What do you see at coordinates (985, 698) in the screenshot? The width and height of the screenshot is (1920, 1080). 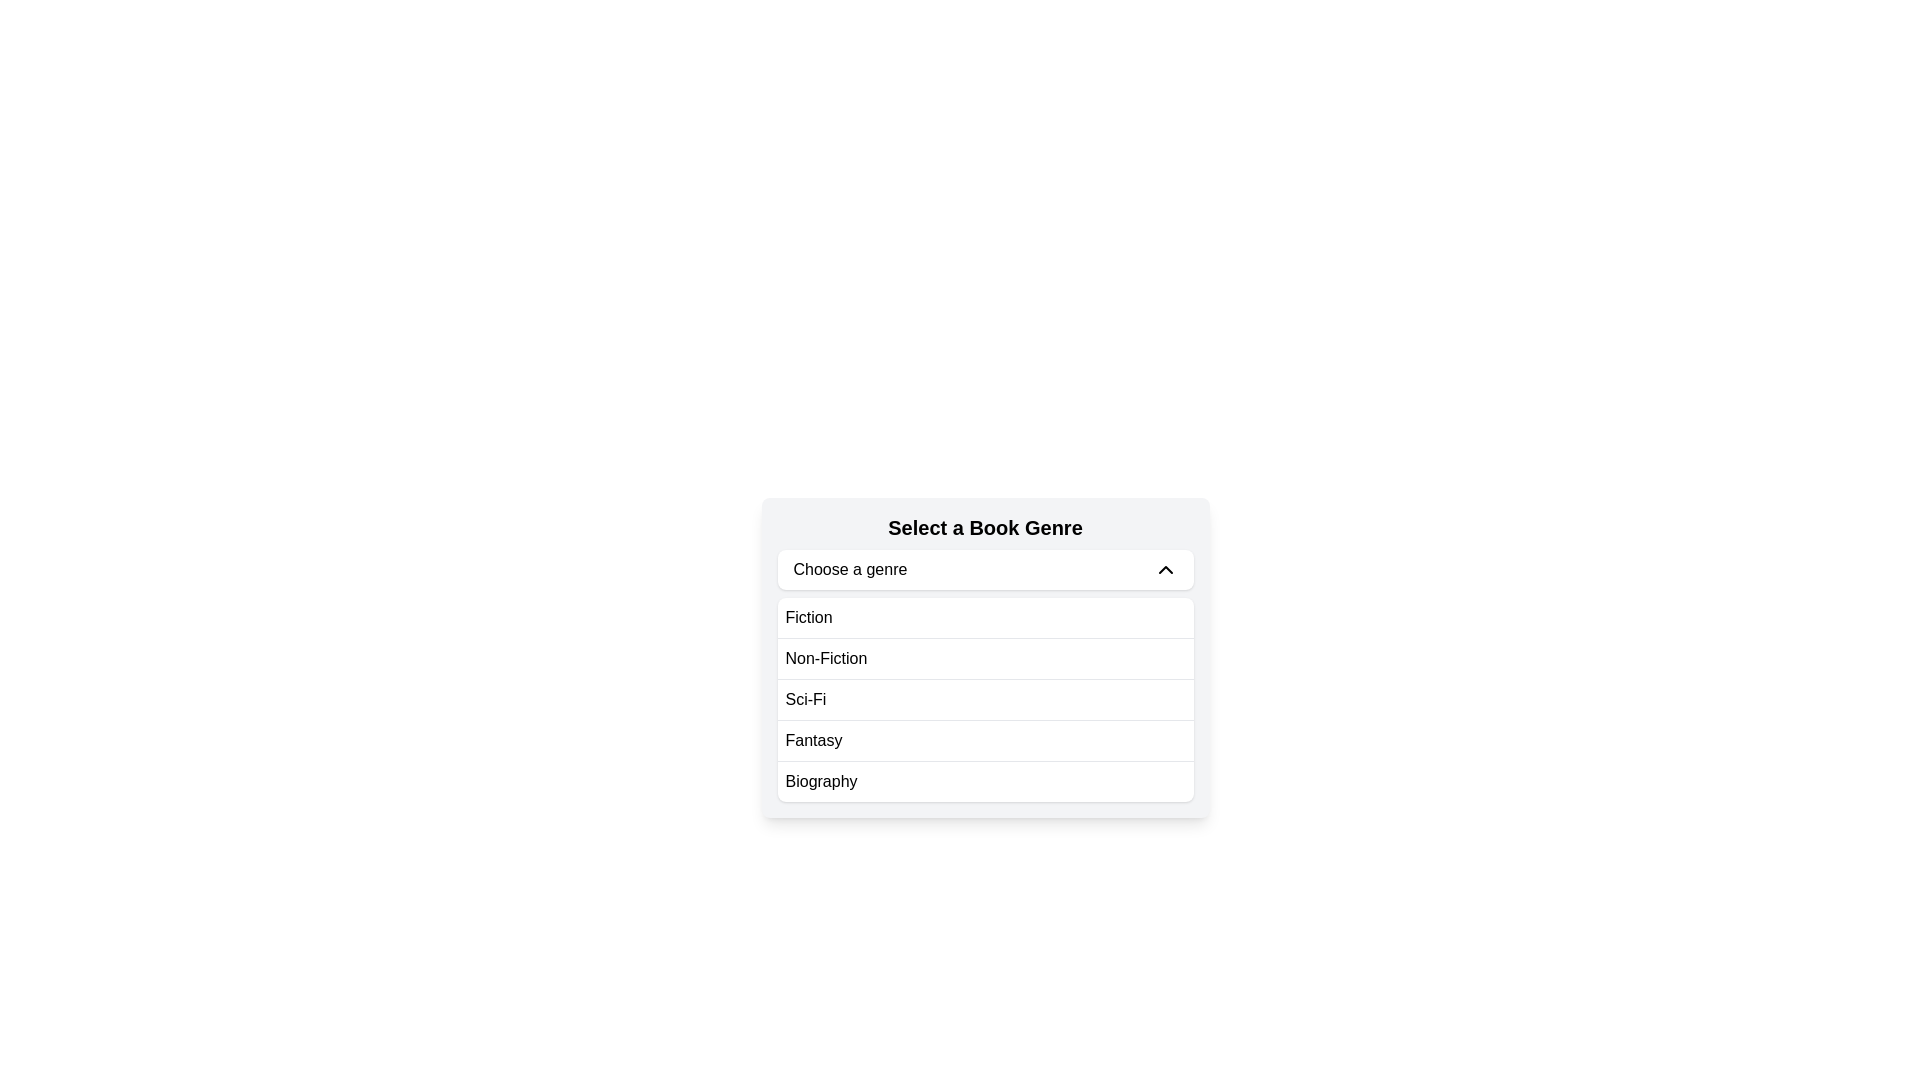 I see `the dropdown menu for selecting a book genre, which has a white background and rounded corners, located in the modal titled 'Select a Book Genre'` at bounding box center [985, 698].